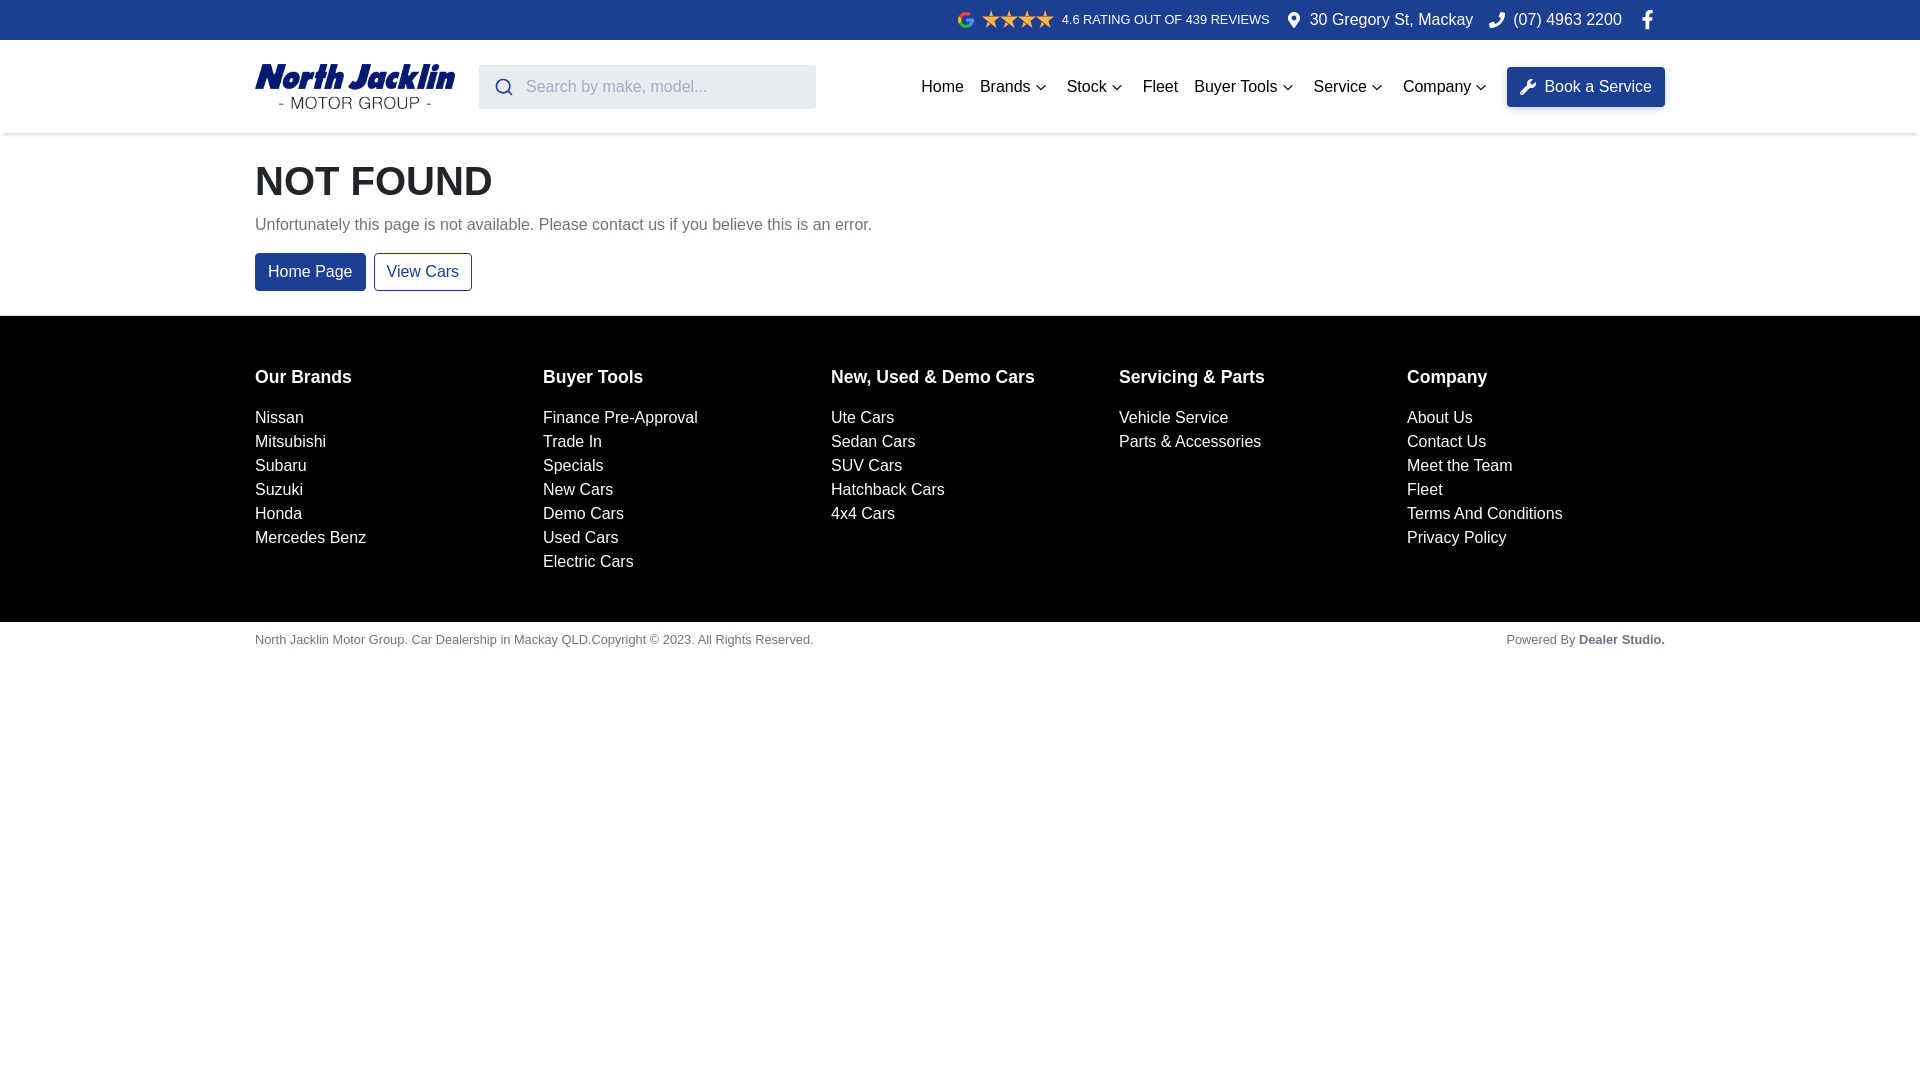 The width and height of the screenshot is (1920, 1080). I want to click on 'Parts & Accessories', so click(1190, 440).